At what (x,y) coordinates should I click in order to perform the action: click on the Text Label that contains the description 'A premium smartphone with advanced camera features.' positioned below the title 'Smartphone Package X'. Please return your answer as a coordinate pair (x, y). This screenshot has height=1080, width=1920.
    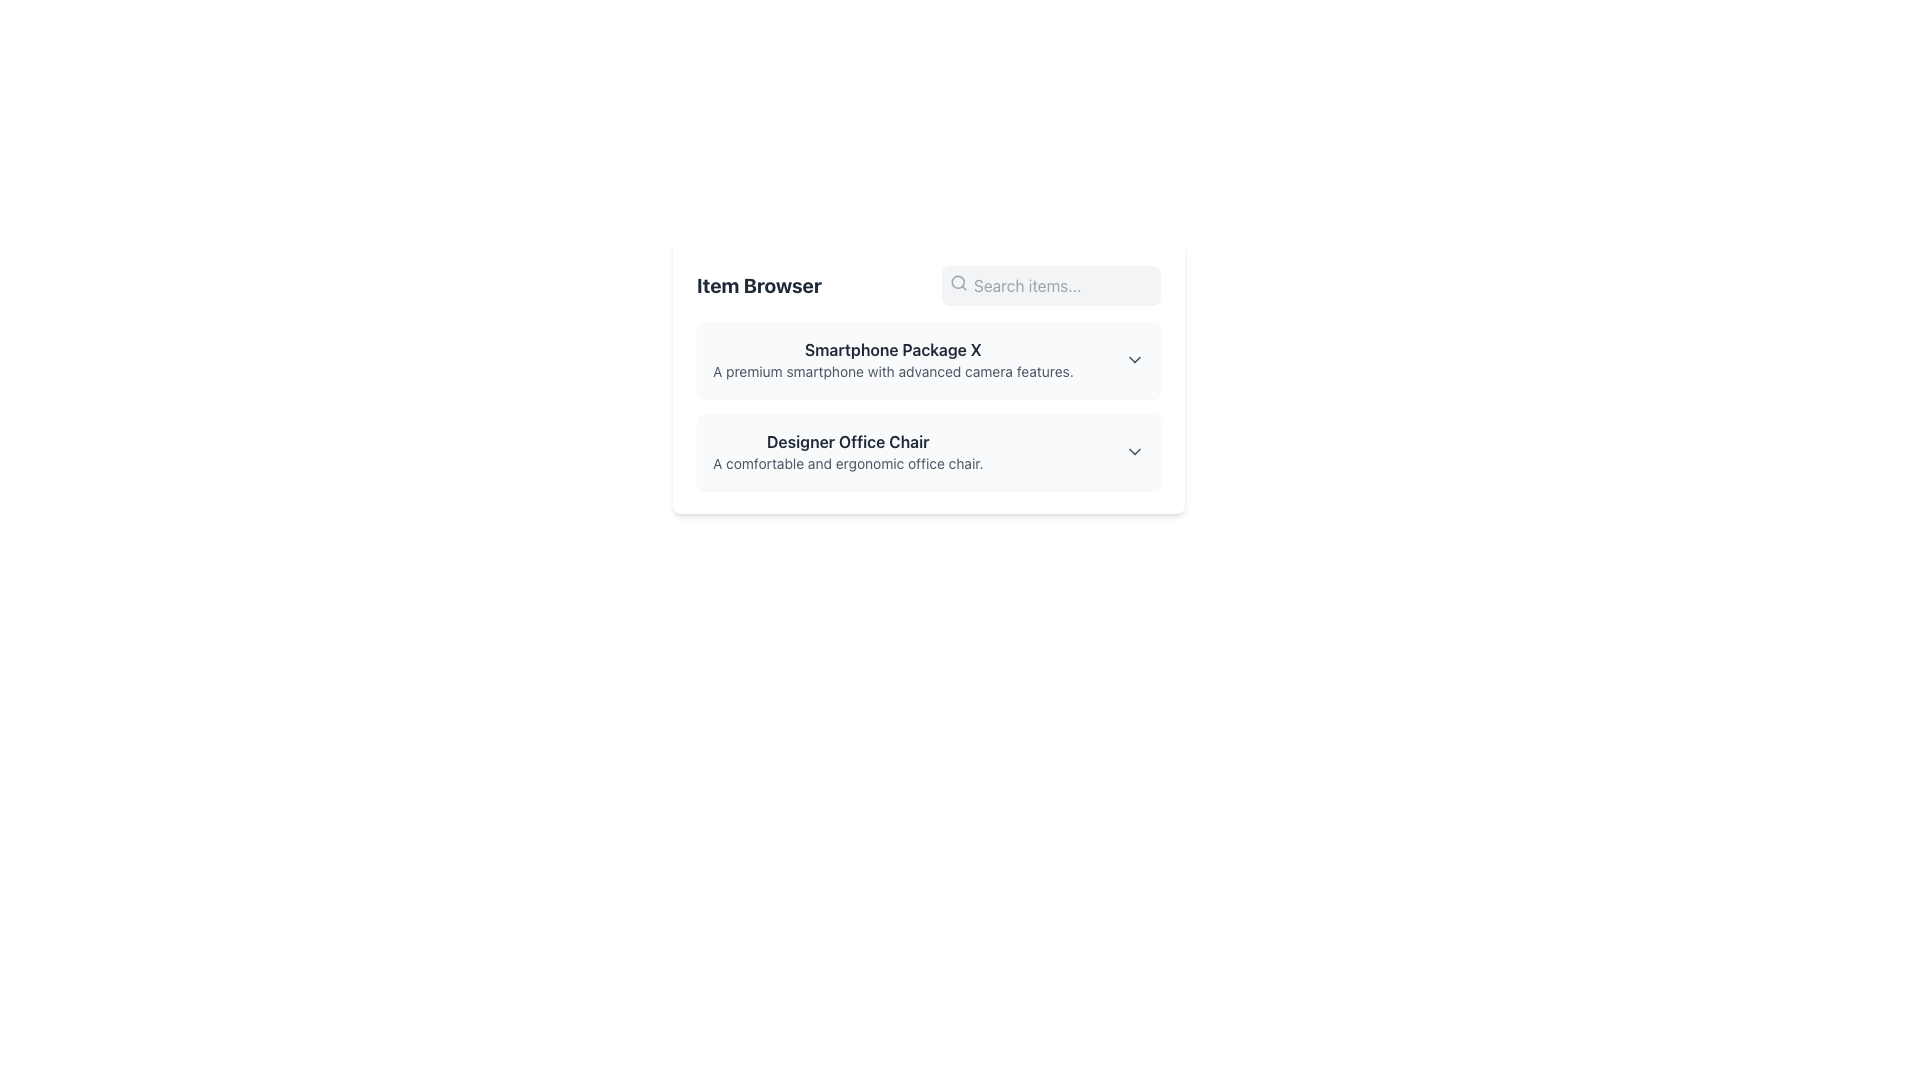
    Looking at the image, I should click on (892, 371).